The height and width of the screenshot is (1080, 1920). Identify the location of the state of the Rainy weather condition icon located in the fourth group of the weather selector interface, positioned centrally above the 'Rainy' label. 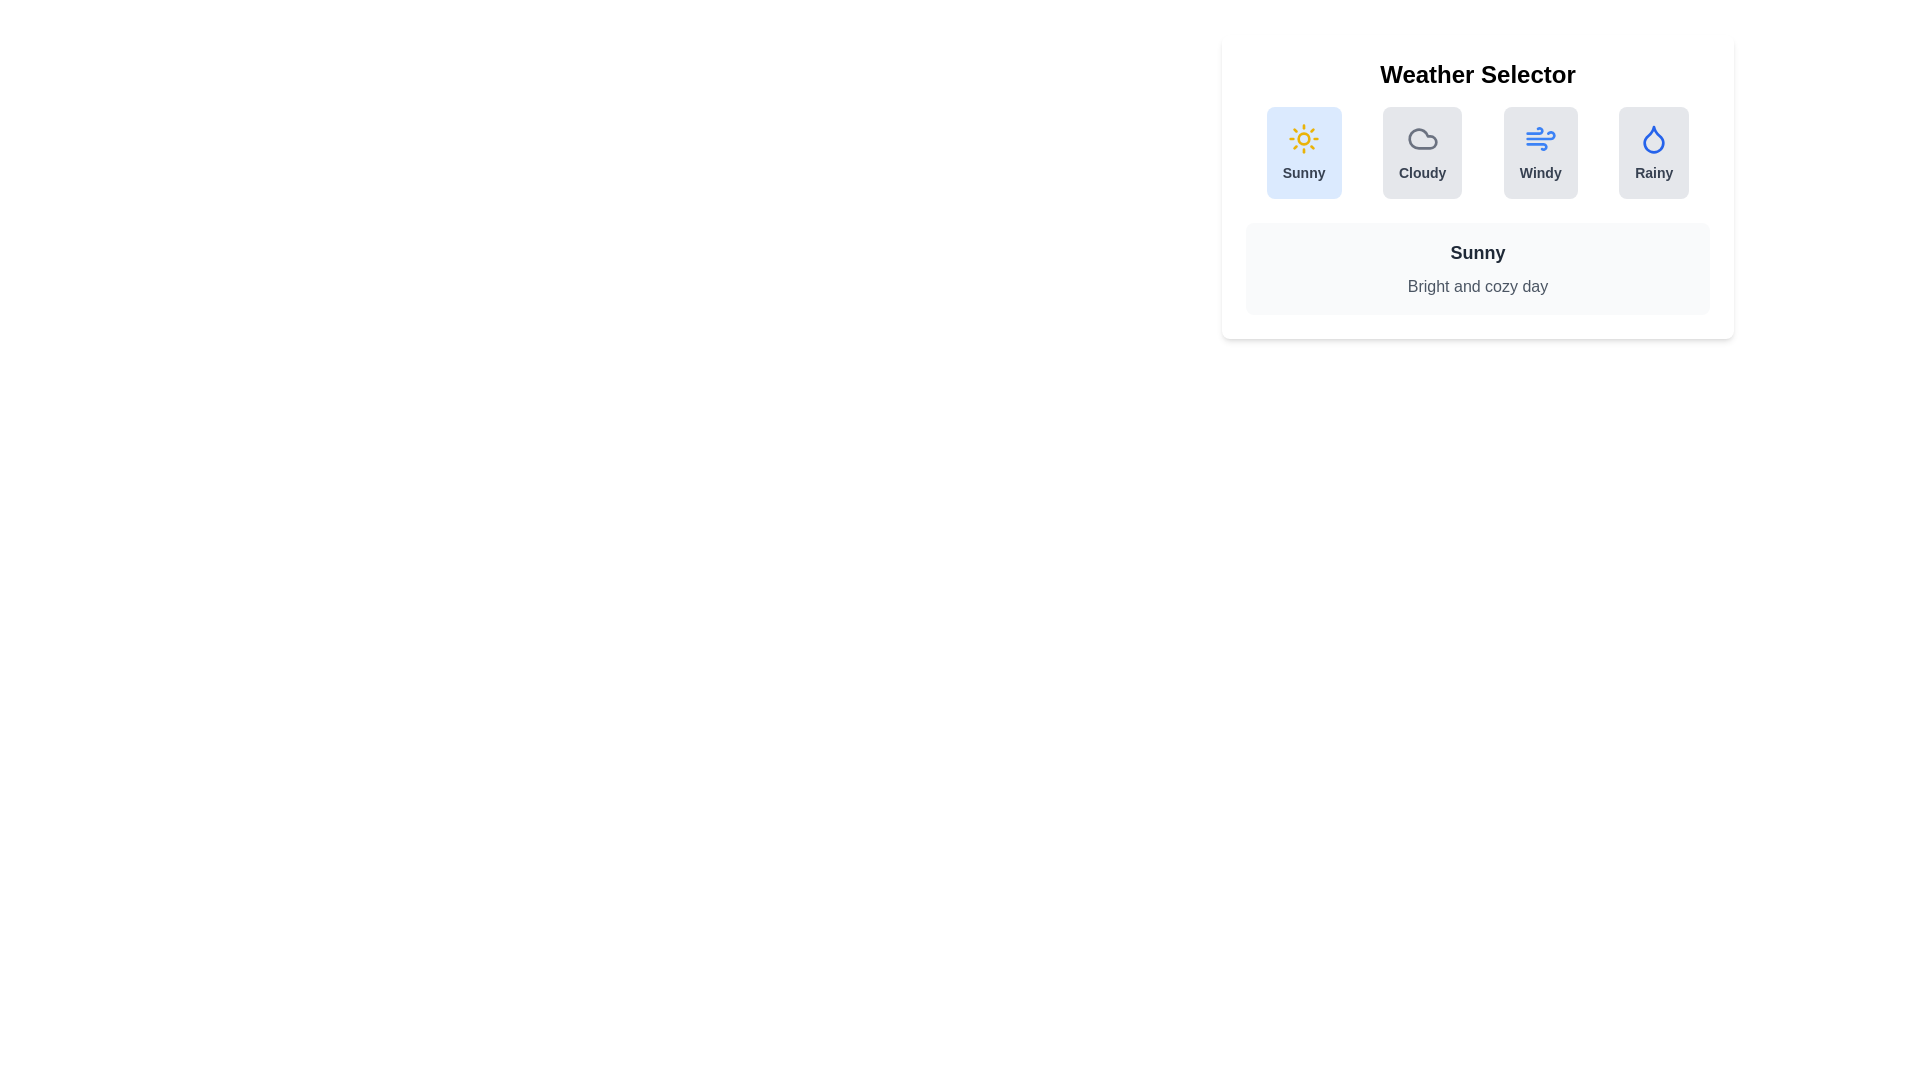
(1654, 137).